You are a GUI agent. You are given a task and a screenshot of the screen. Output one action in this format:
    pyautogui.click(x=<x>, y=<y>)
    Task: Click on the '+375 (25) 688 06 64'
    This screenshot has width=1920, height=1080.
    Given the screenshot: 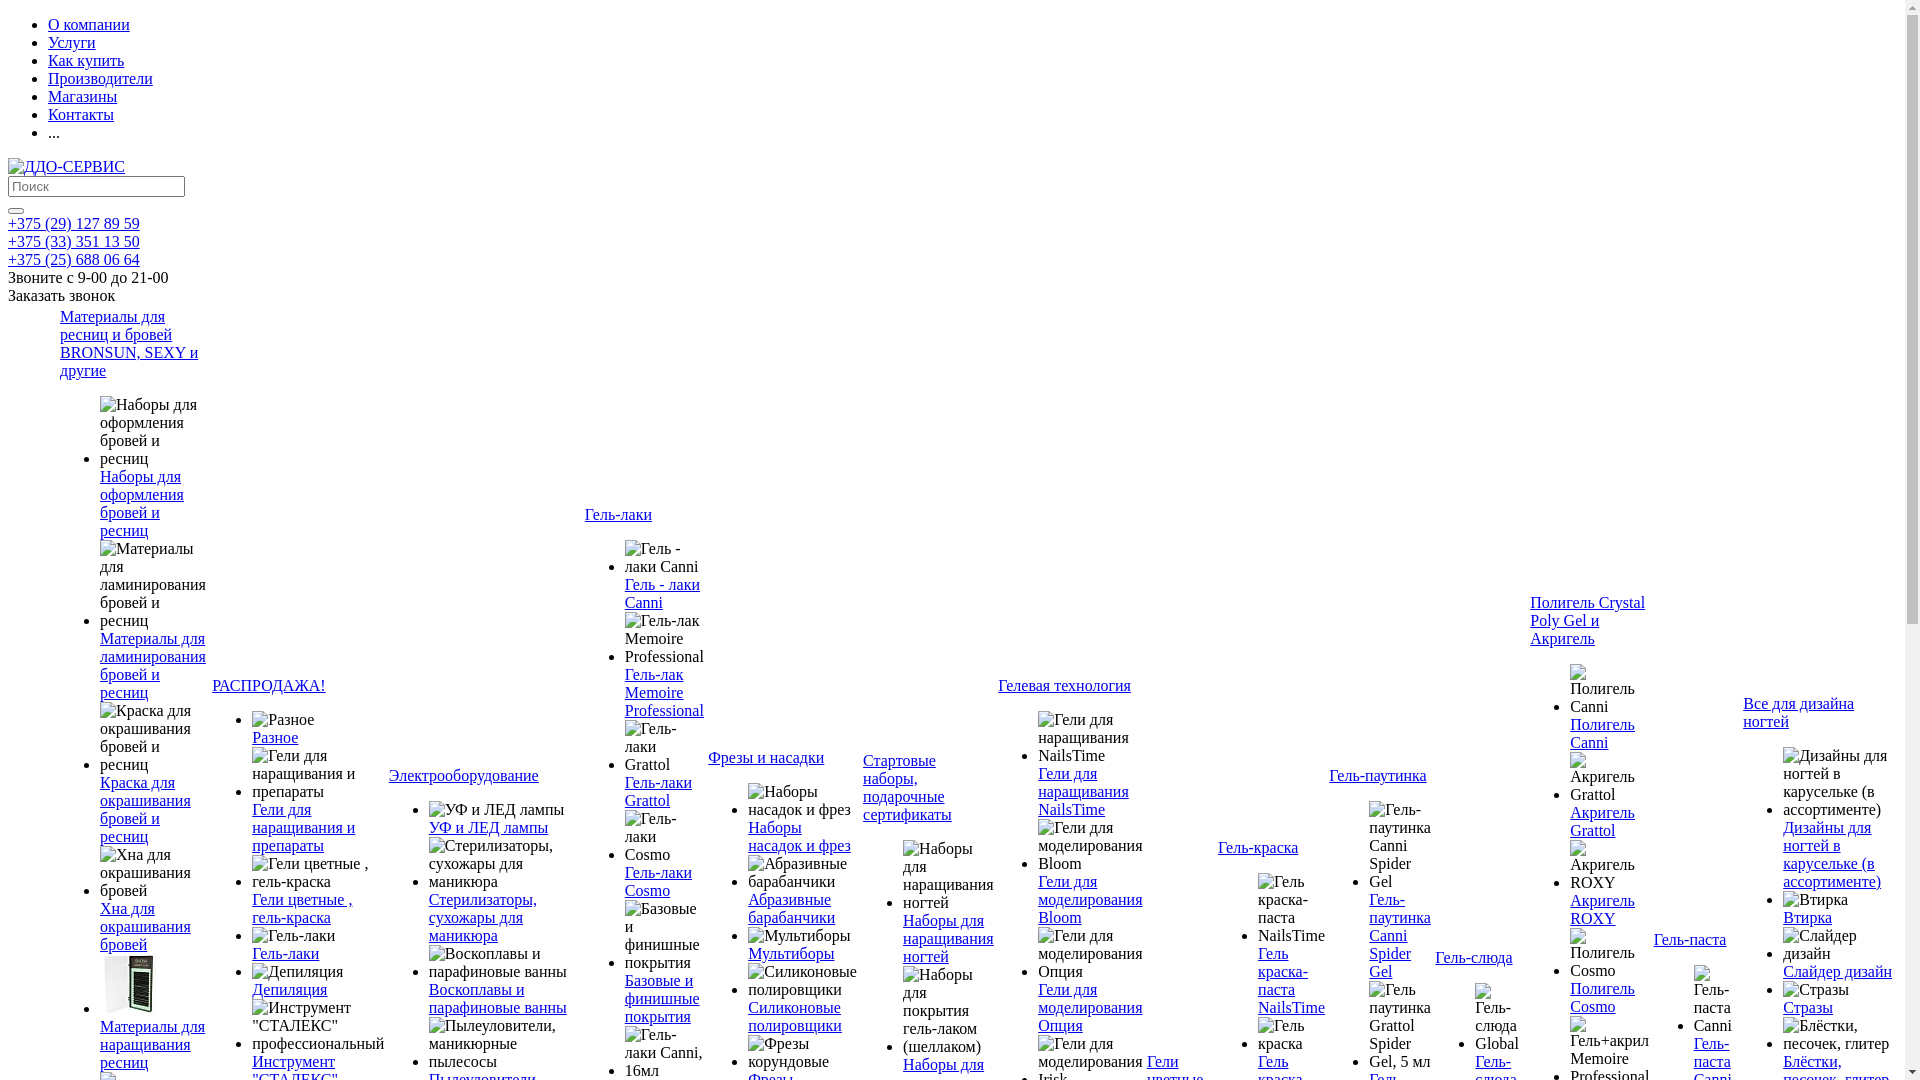 What is the action you would take?
    pyautogui.click(x=73, y=258)
    